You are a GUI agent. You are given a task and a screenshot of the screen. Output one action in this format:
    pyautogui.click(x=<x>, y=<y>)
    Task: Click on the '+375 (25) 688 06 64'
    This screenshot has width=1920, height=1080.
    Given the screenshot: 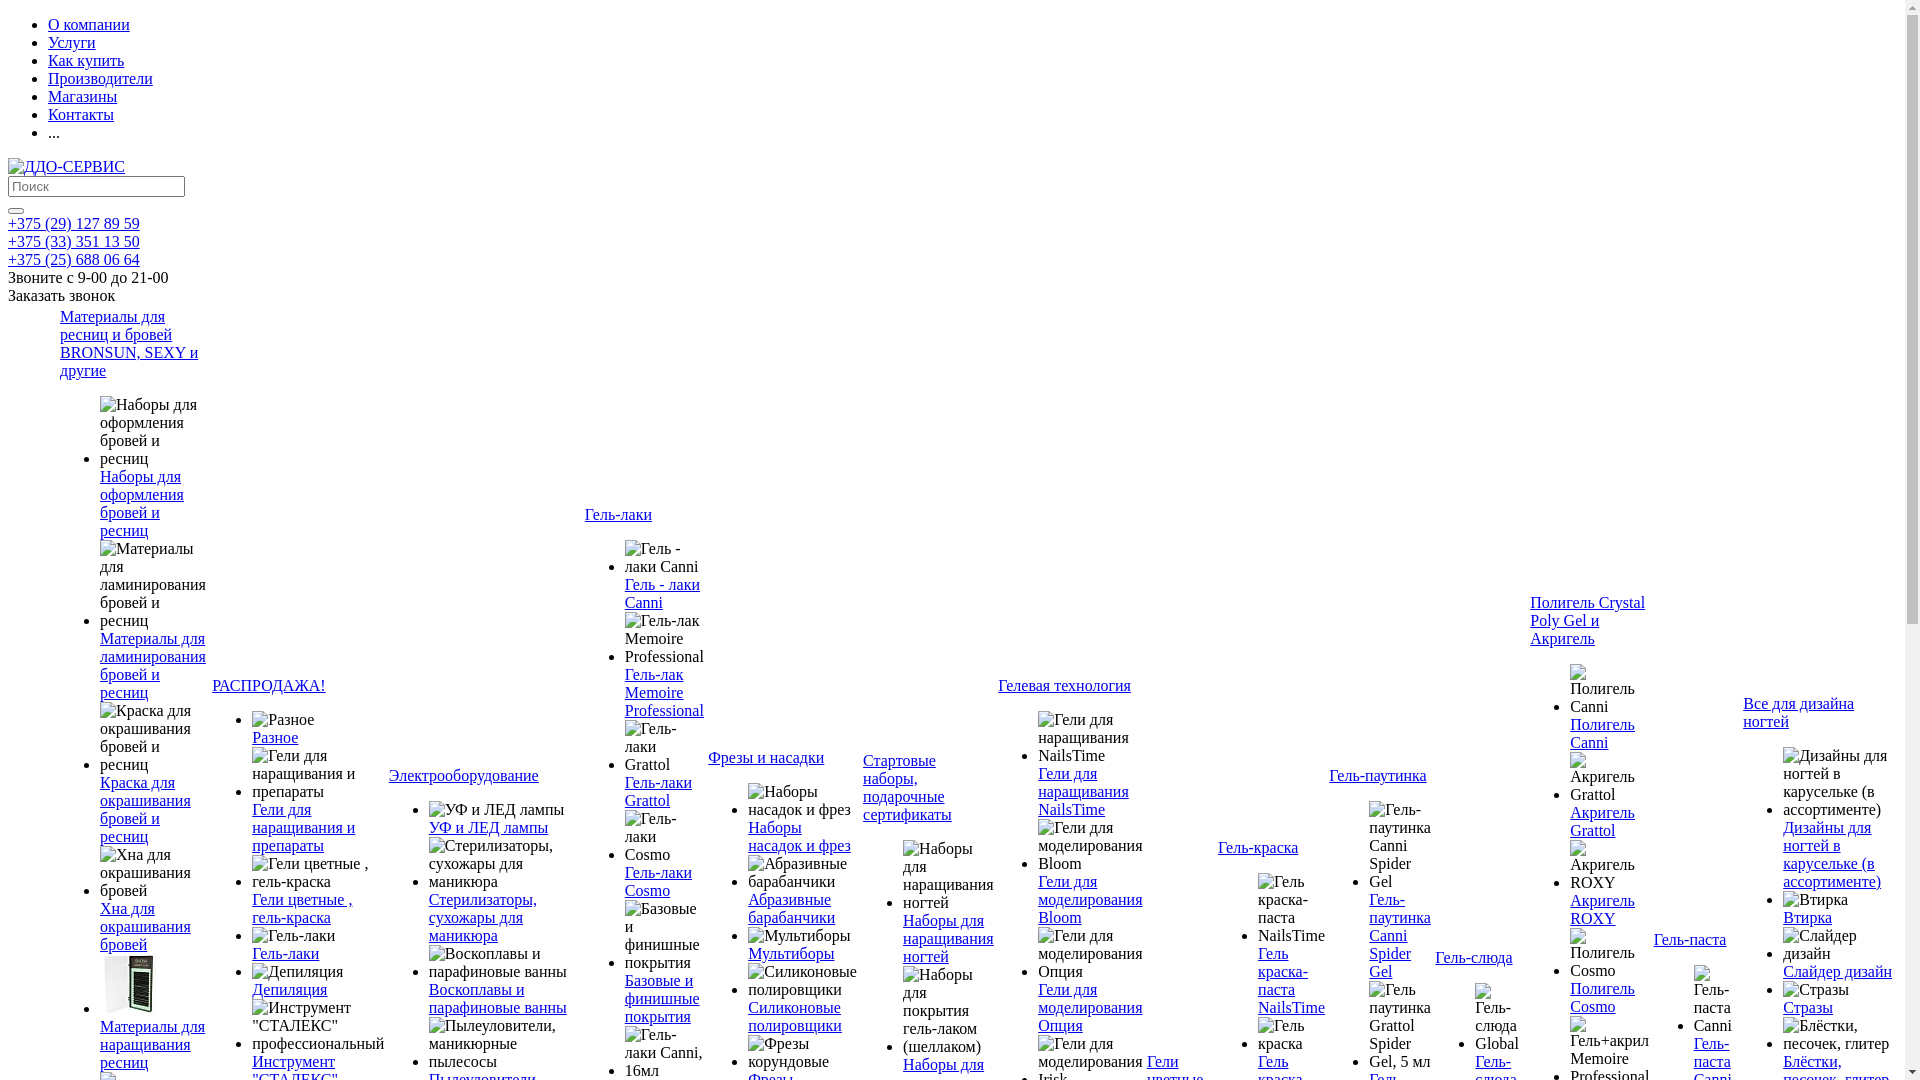 What is the action you would take?
    pyautogui.click(x=73, y=258)
    